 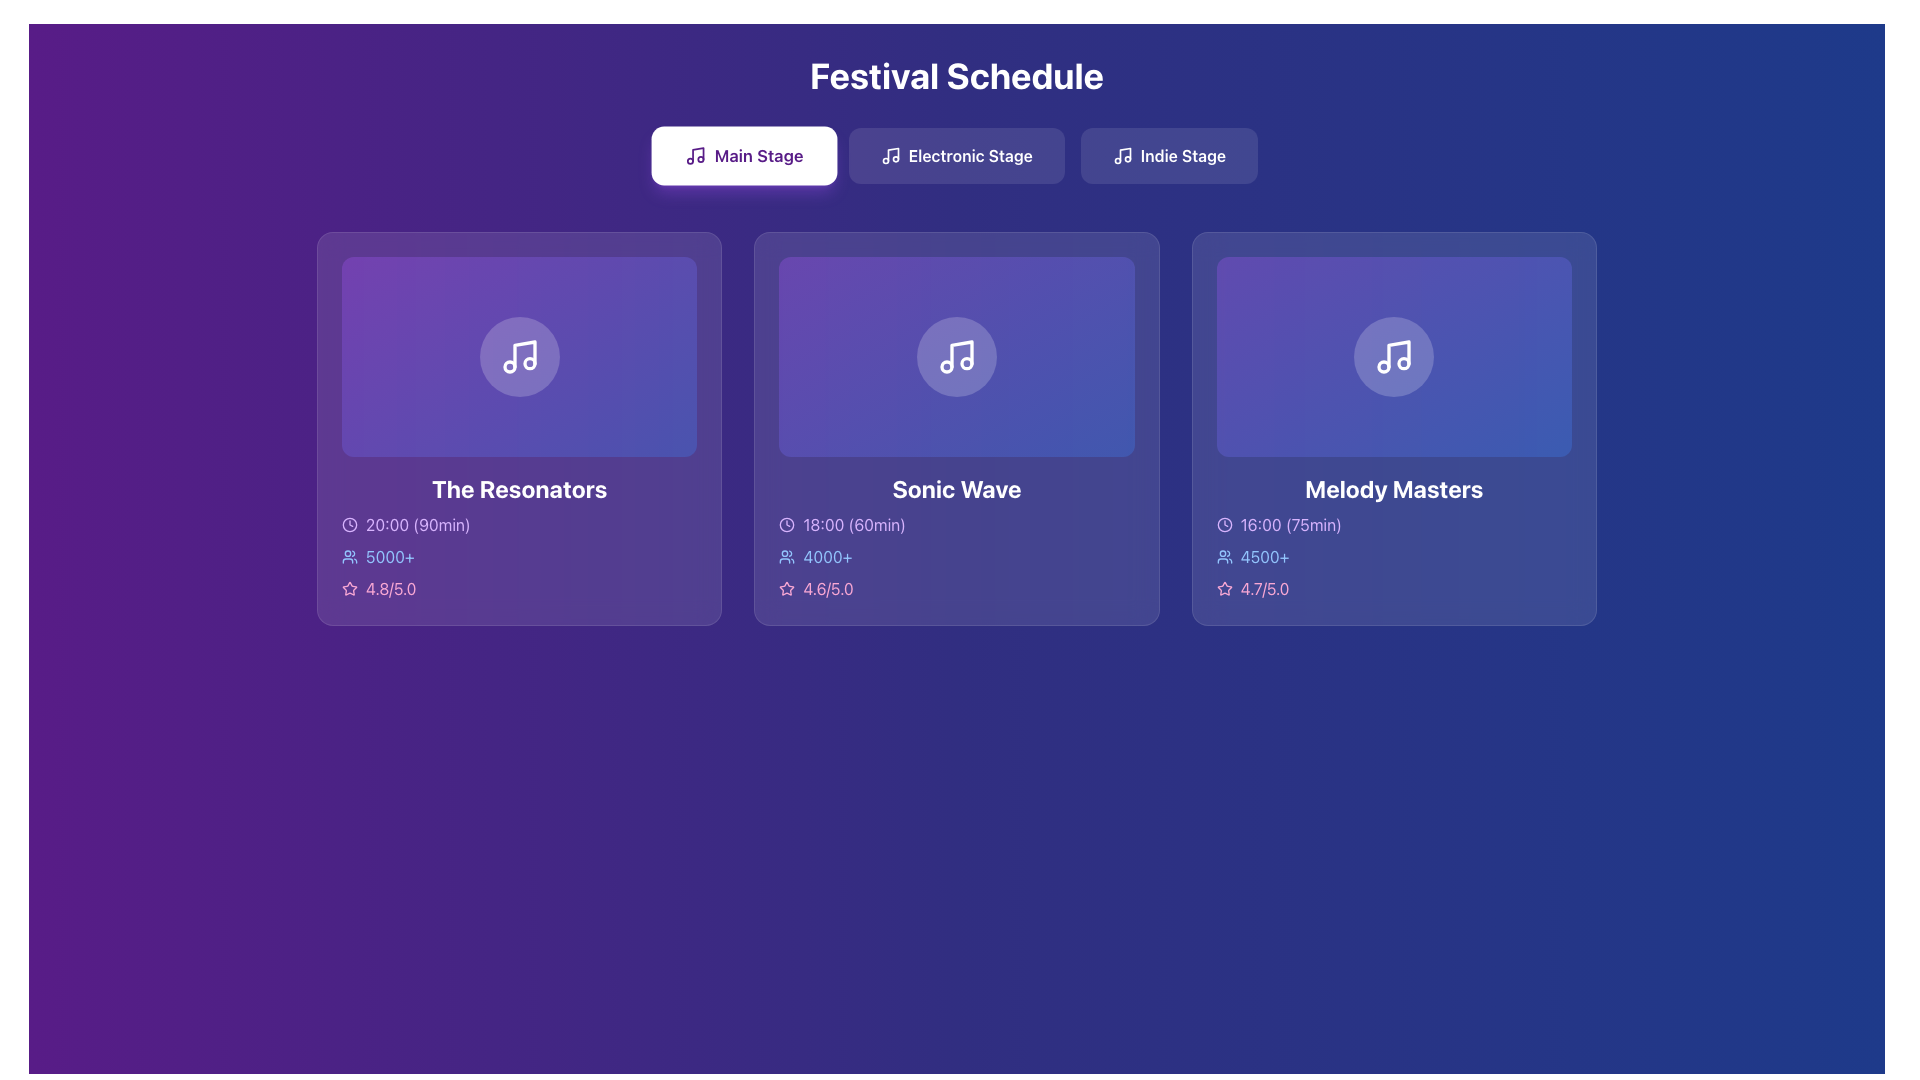 I want to click on the textual label conveying the rating of the 'Sonic Wave' event, located at the bottom-left corner of the card, just to the right of the star icon, so click(x=828, y=587).